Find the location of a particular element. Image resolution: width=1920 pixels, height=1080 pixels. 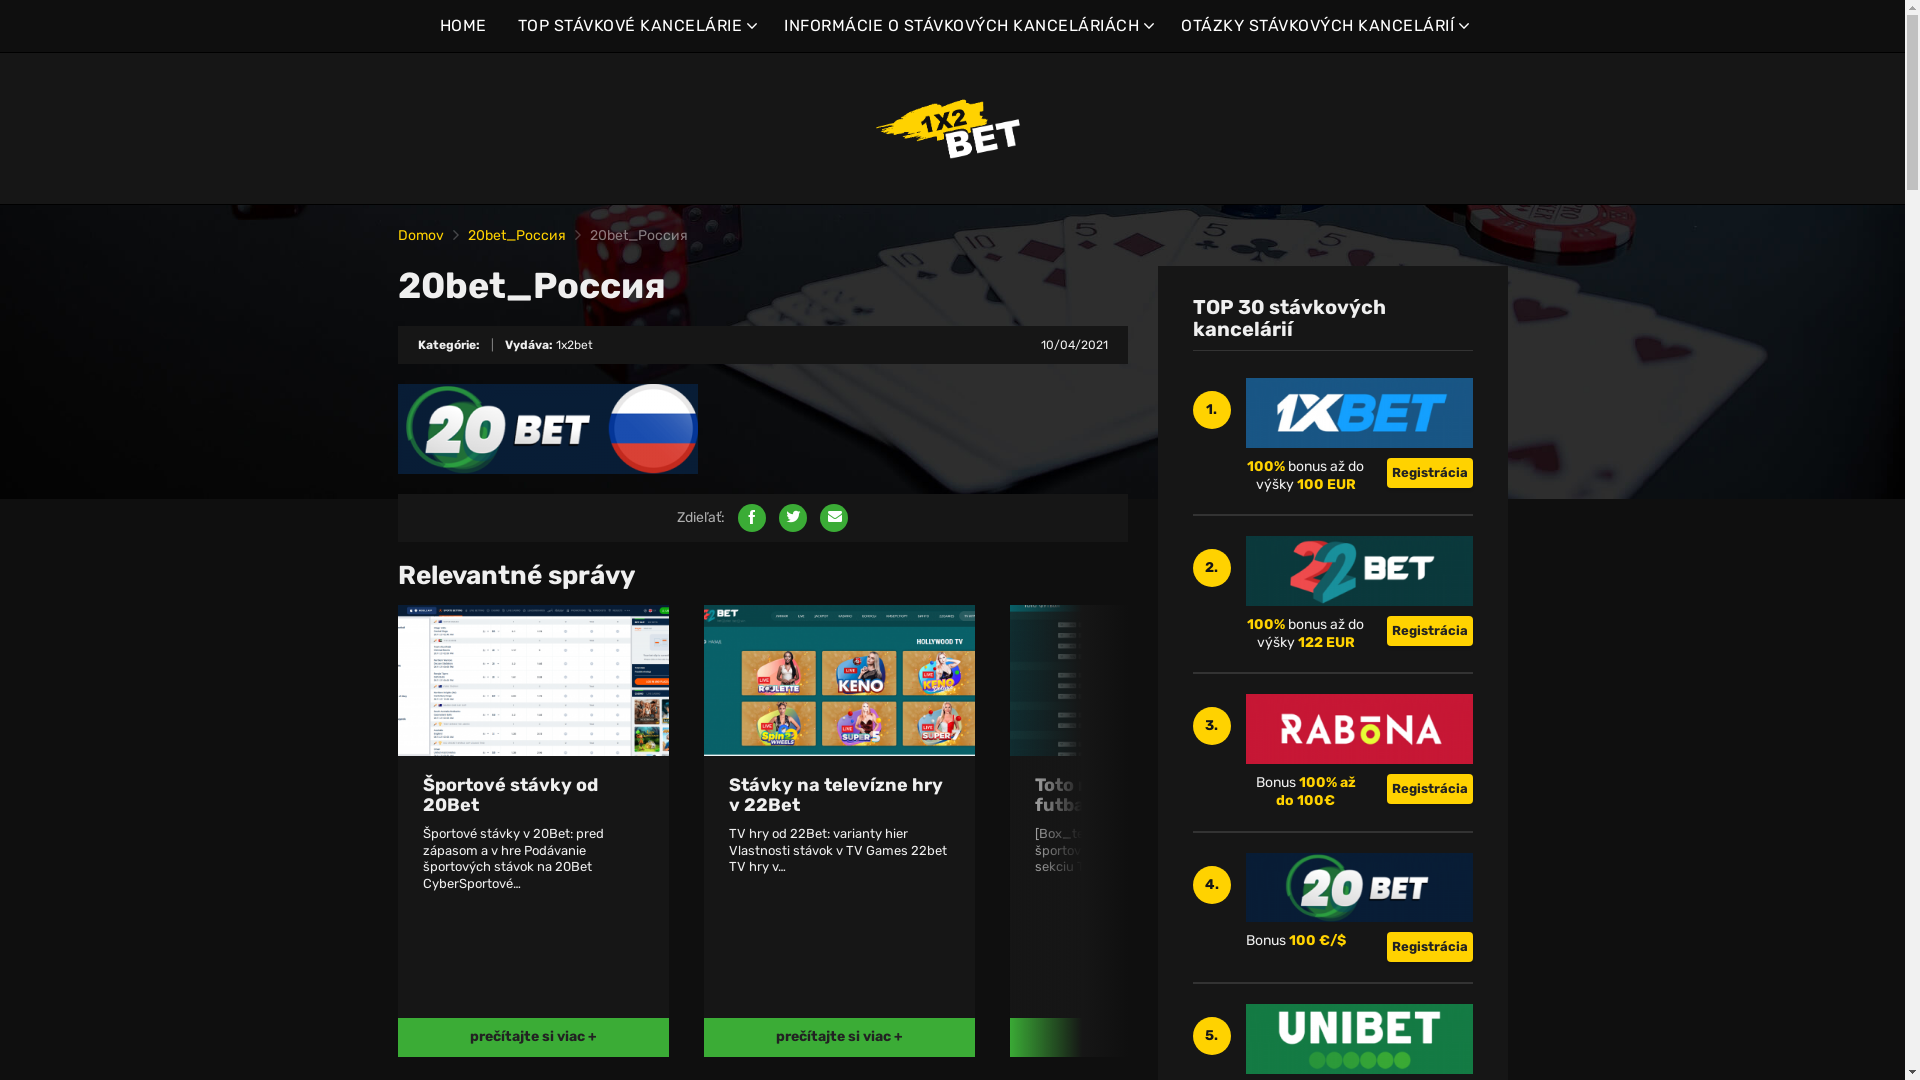

'Share by email' is located at coordinates (820, 516).